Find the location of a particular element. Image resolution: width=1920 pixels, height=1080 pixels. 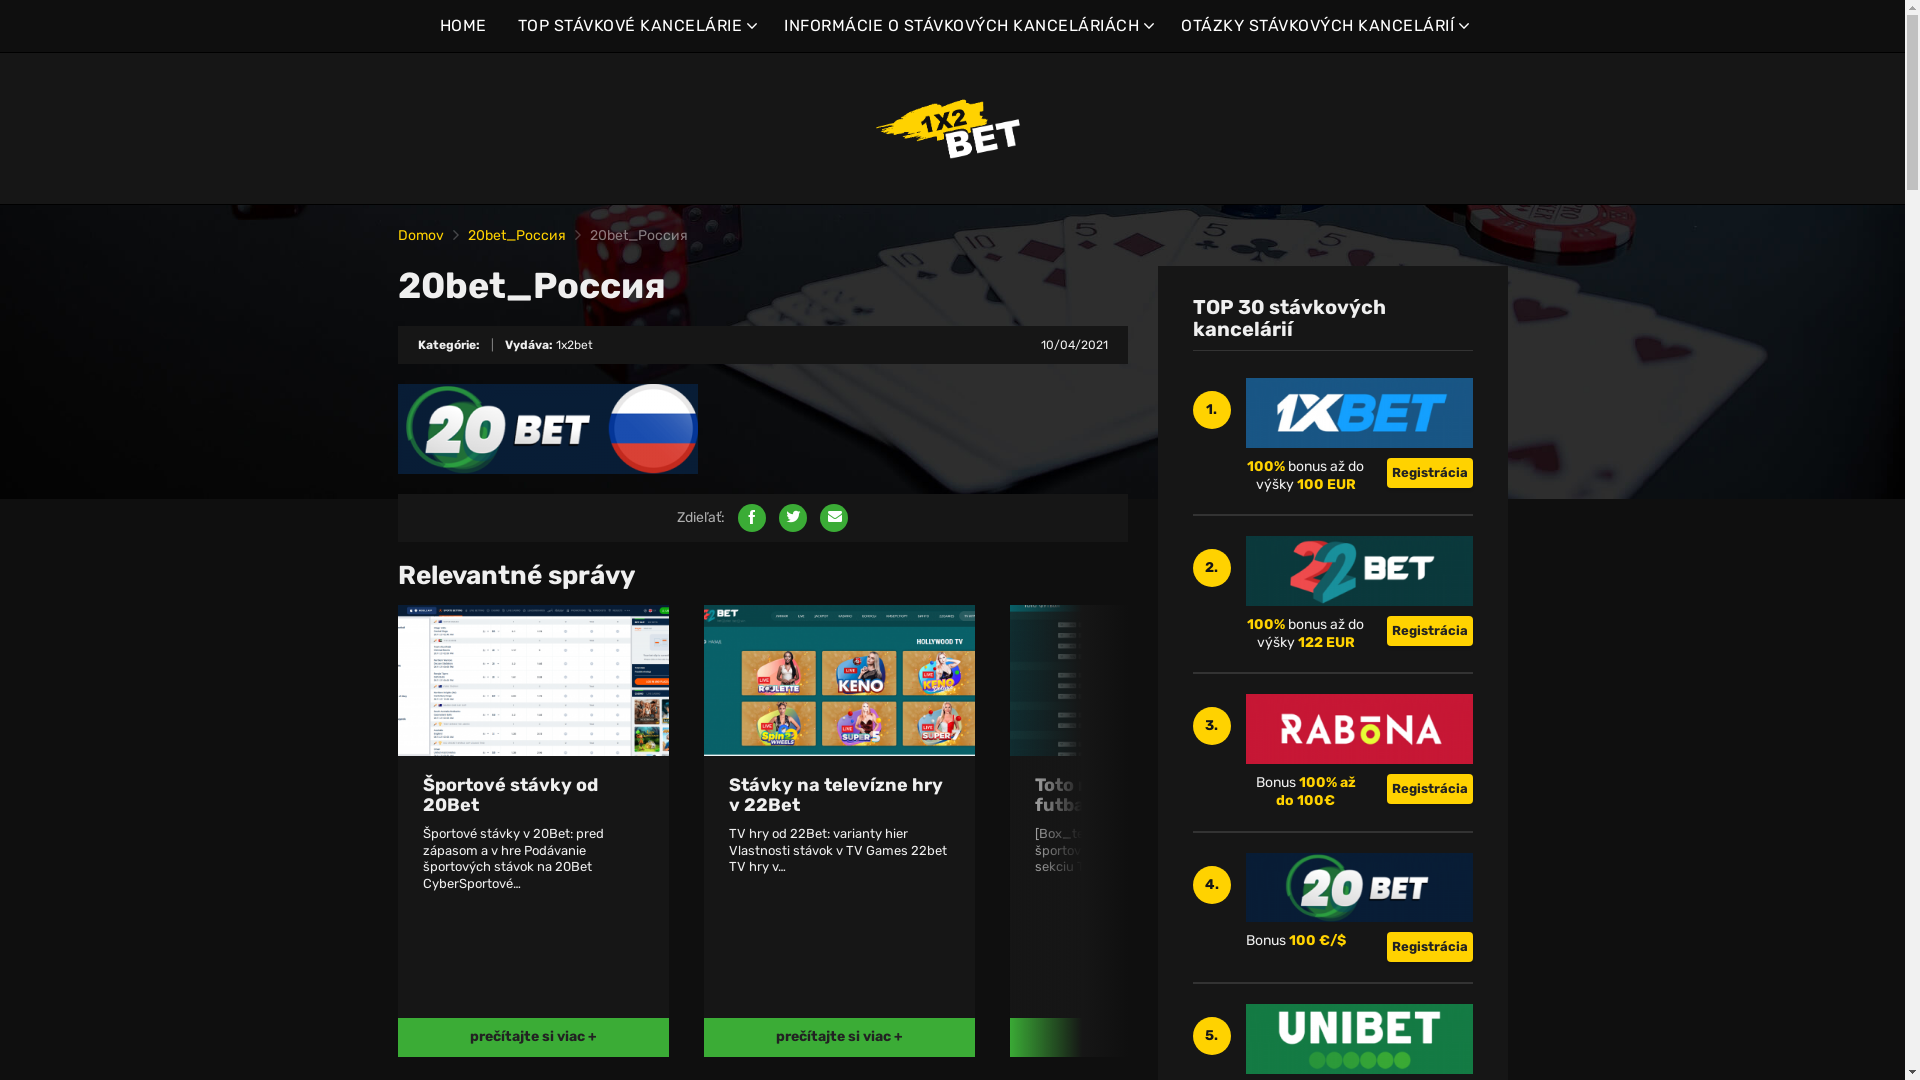

'Share by email' is located at coordinates (820, 516).